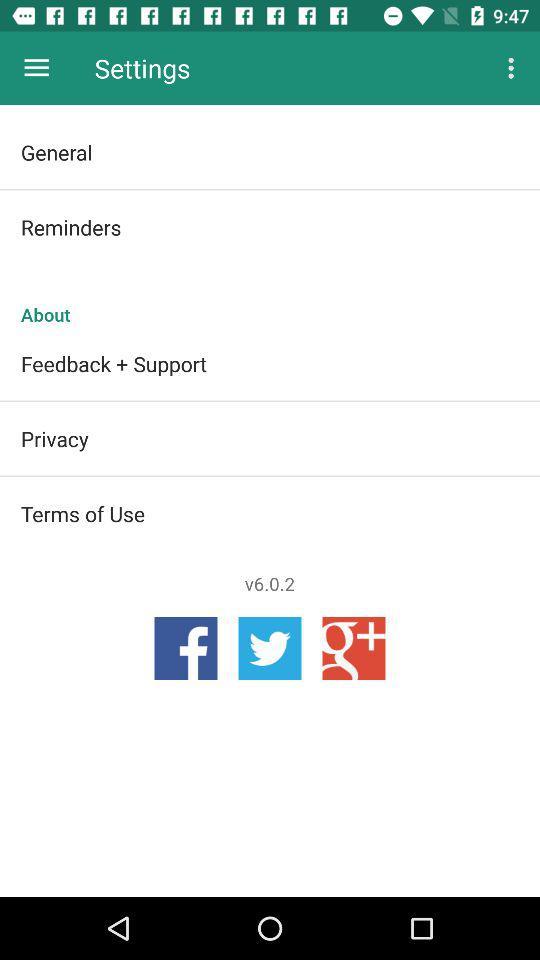 The height and width of the screenshot is (960, 540). I want to click on the item below v6.0.2, so click(270, 647).